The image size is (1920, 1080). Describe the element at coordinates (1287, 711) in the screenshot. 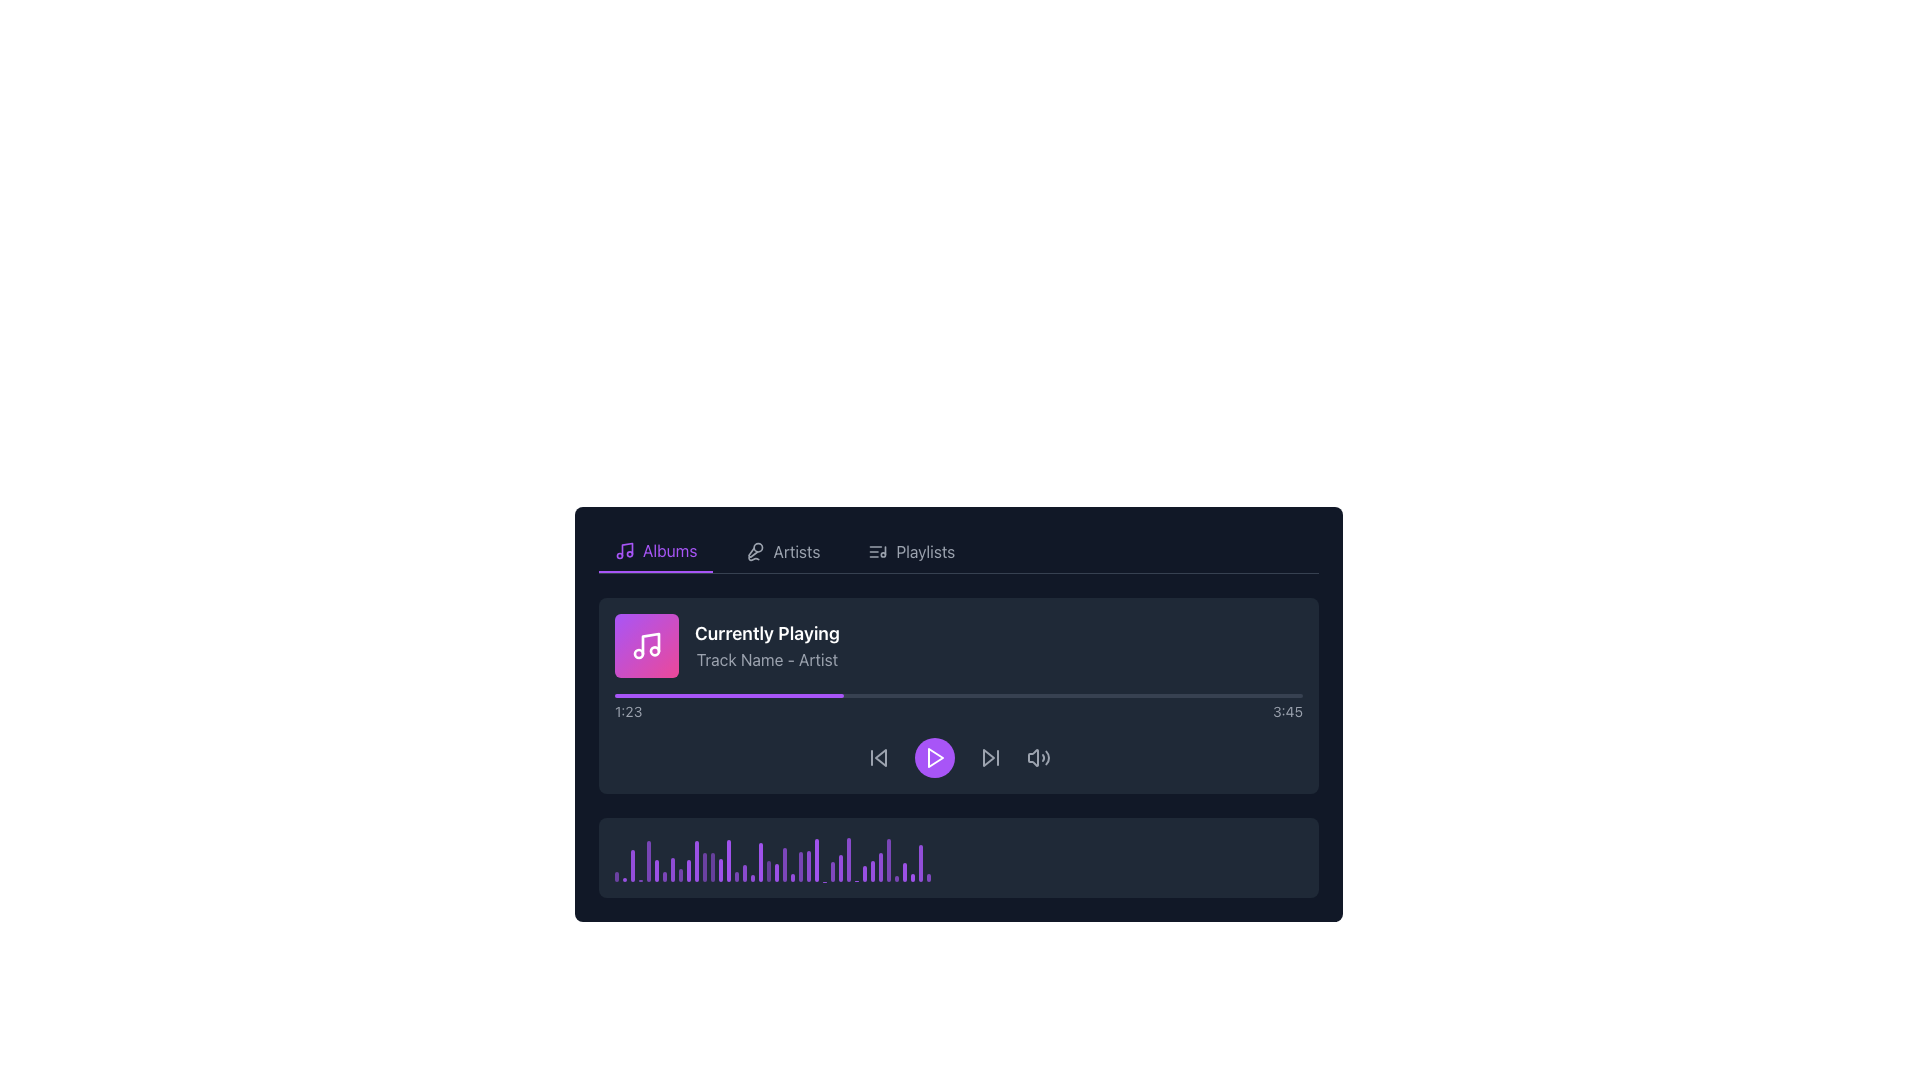

I see `the Text label displaying '3:45' styled in gray on a dark background, located on the right side of the time progression bar interface` at that location.